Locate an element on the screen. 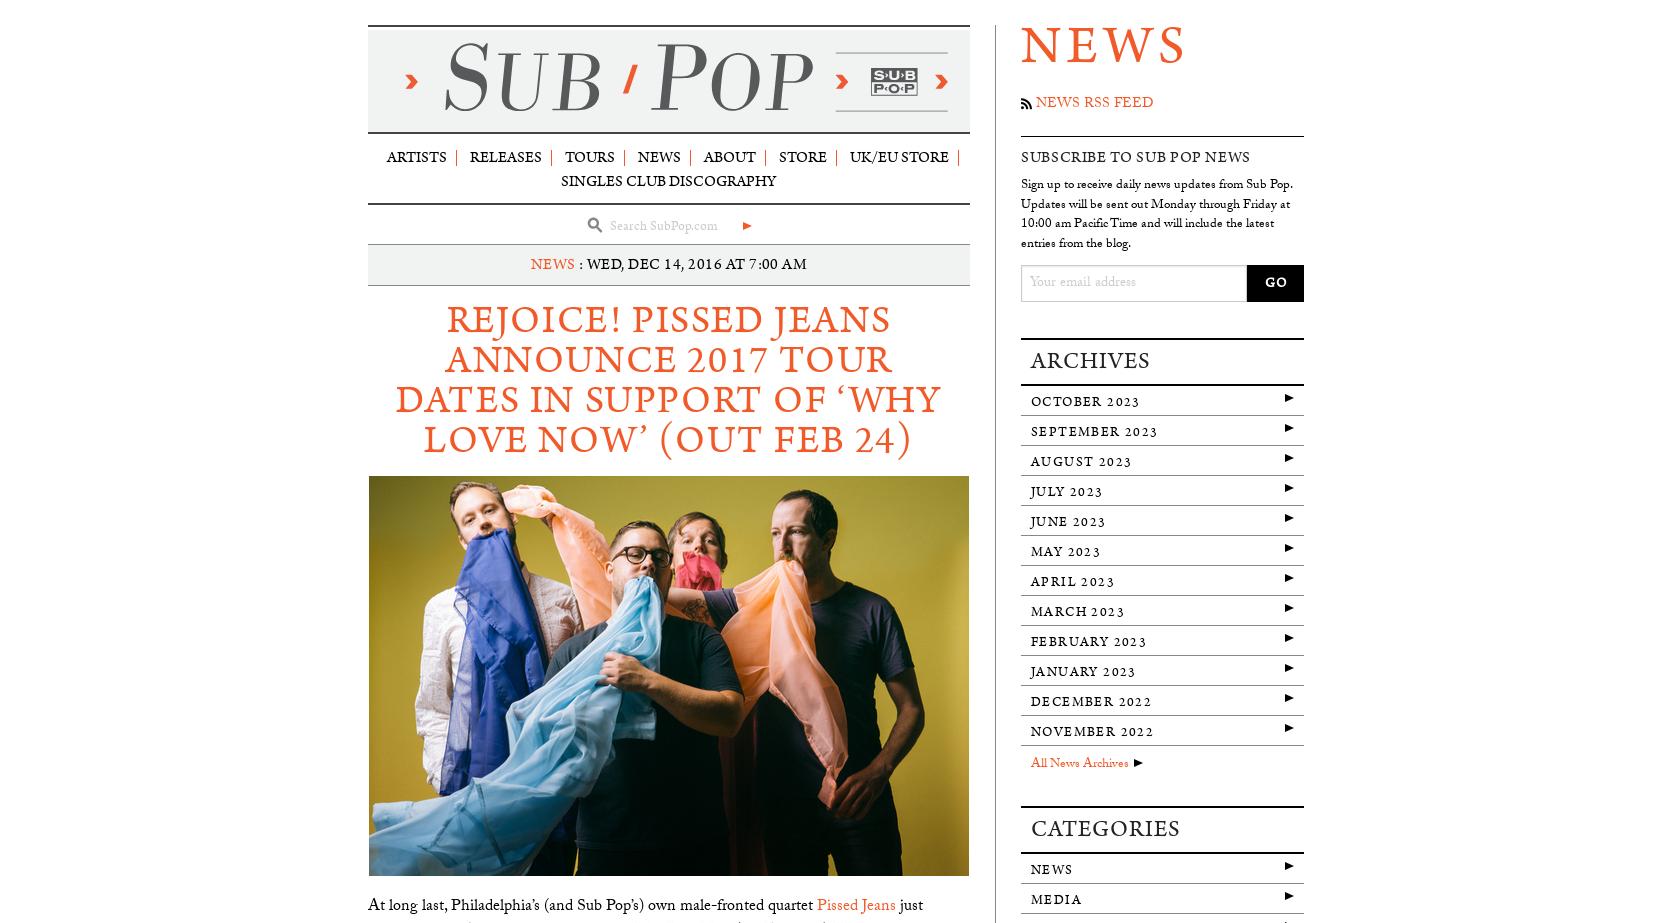  'News RSS Feed' is located at coordinates (1034, 105).